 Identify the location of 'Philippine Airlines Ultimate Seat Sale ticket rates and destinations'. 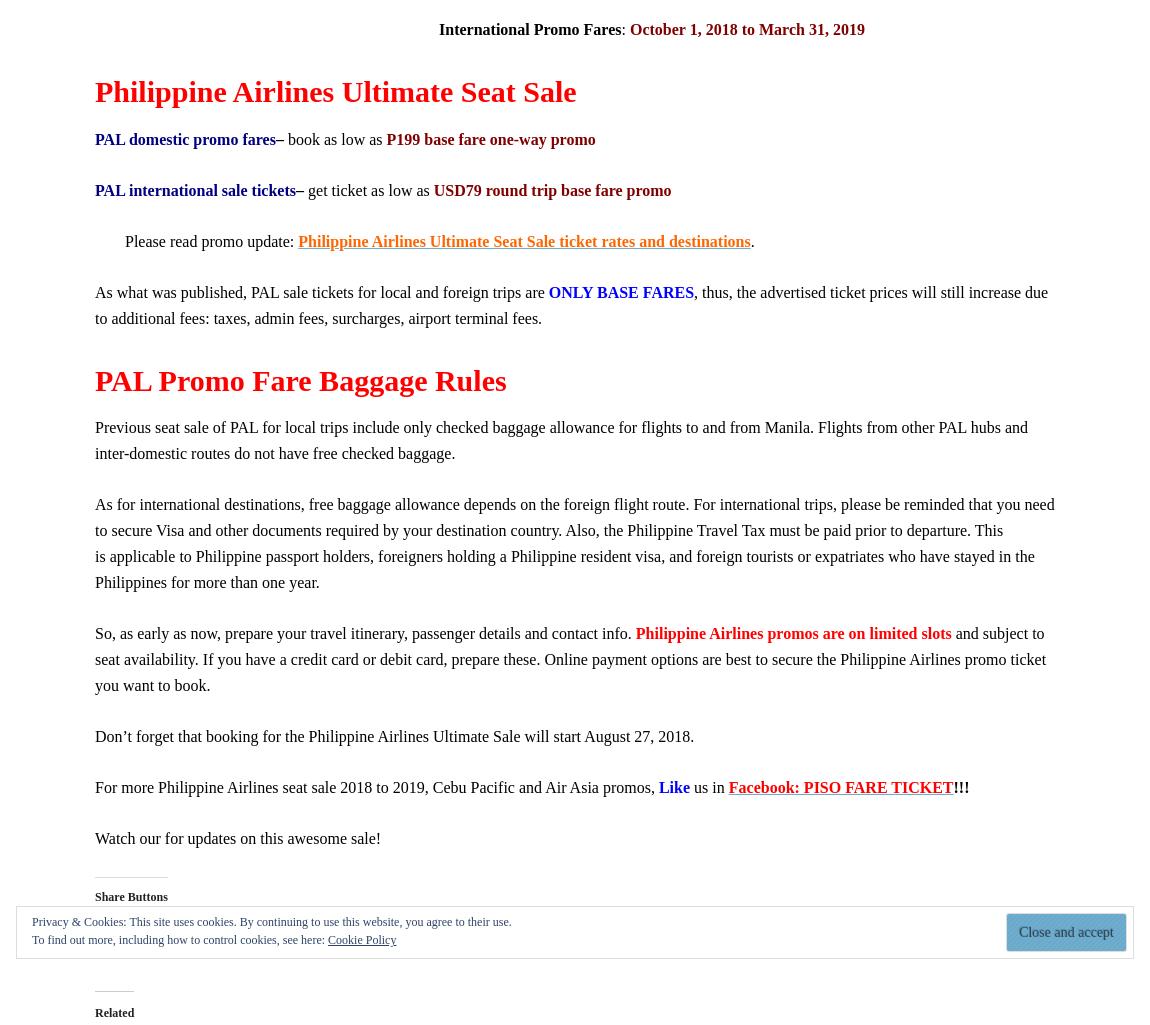
(524, 239).